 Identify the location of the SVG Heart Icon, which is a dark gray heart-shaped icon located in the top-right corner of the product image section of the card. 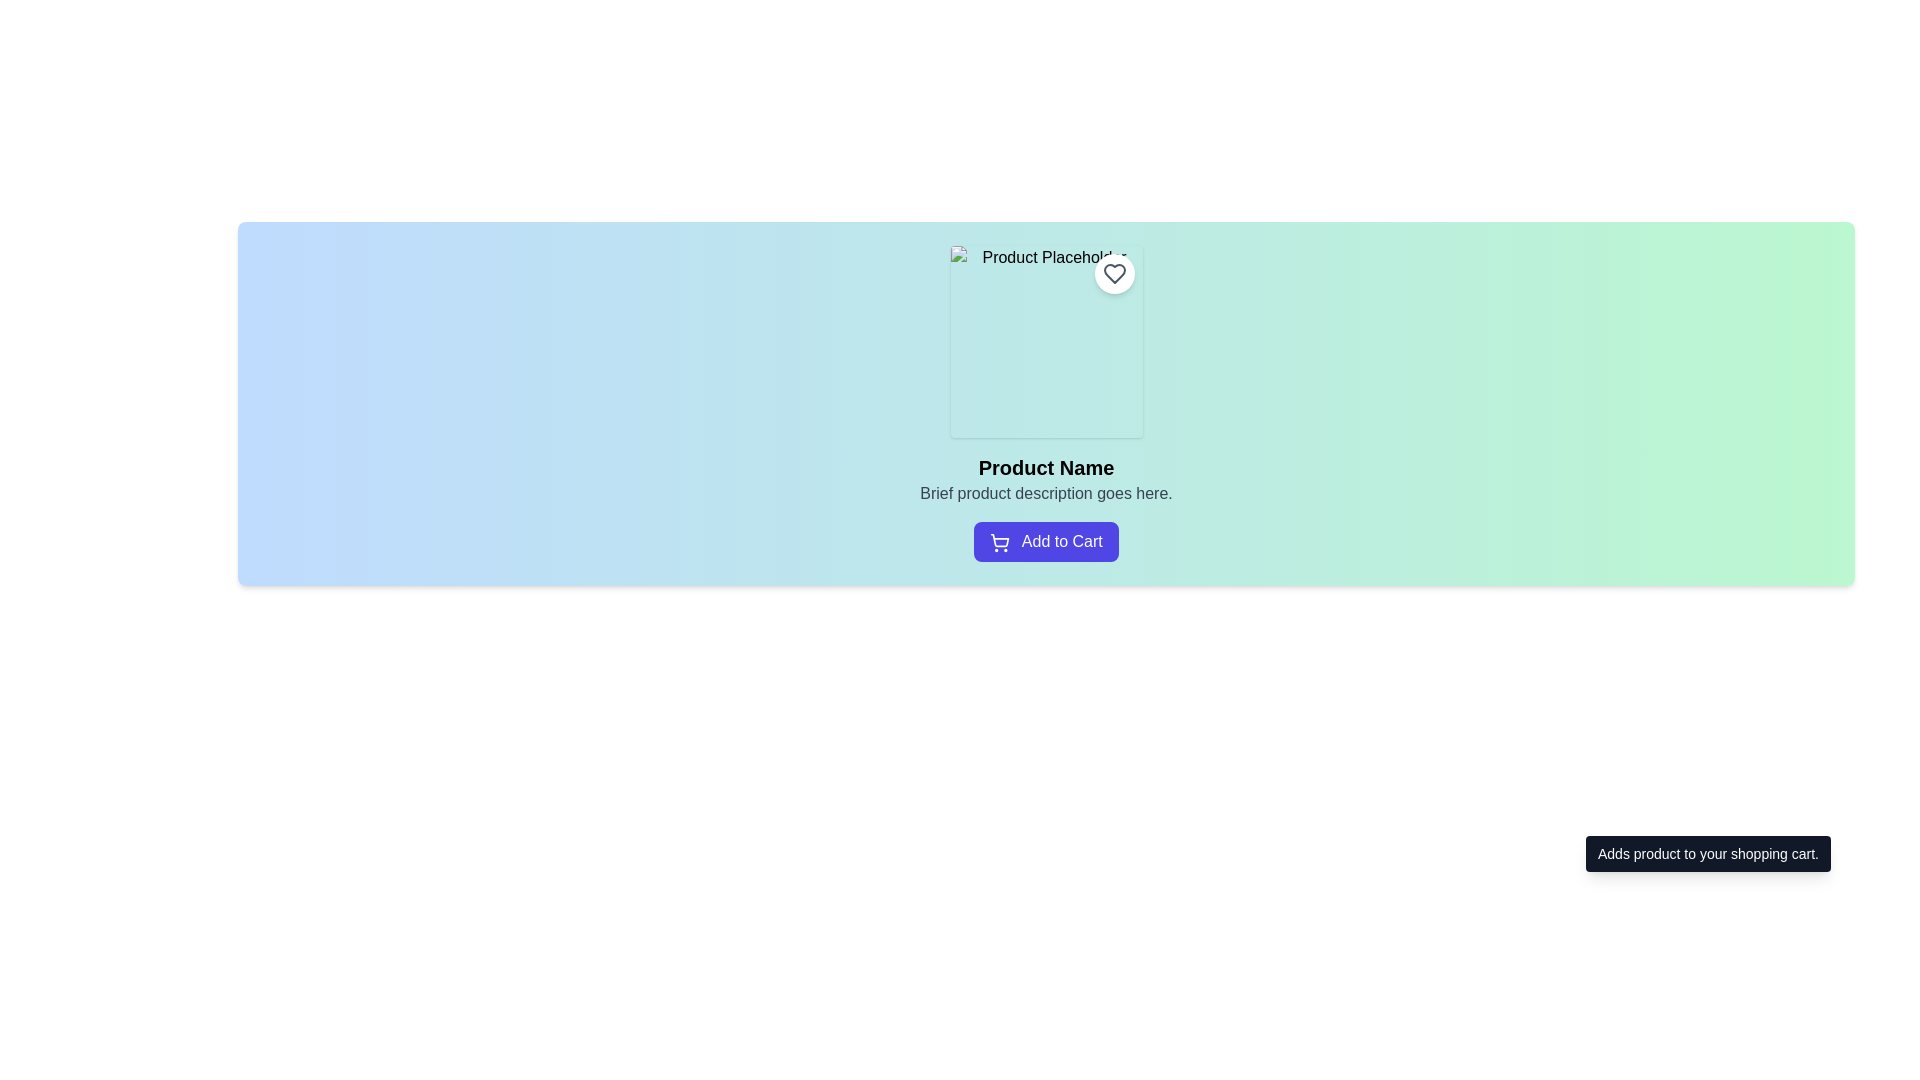
(1113, 273).